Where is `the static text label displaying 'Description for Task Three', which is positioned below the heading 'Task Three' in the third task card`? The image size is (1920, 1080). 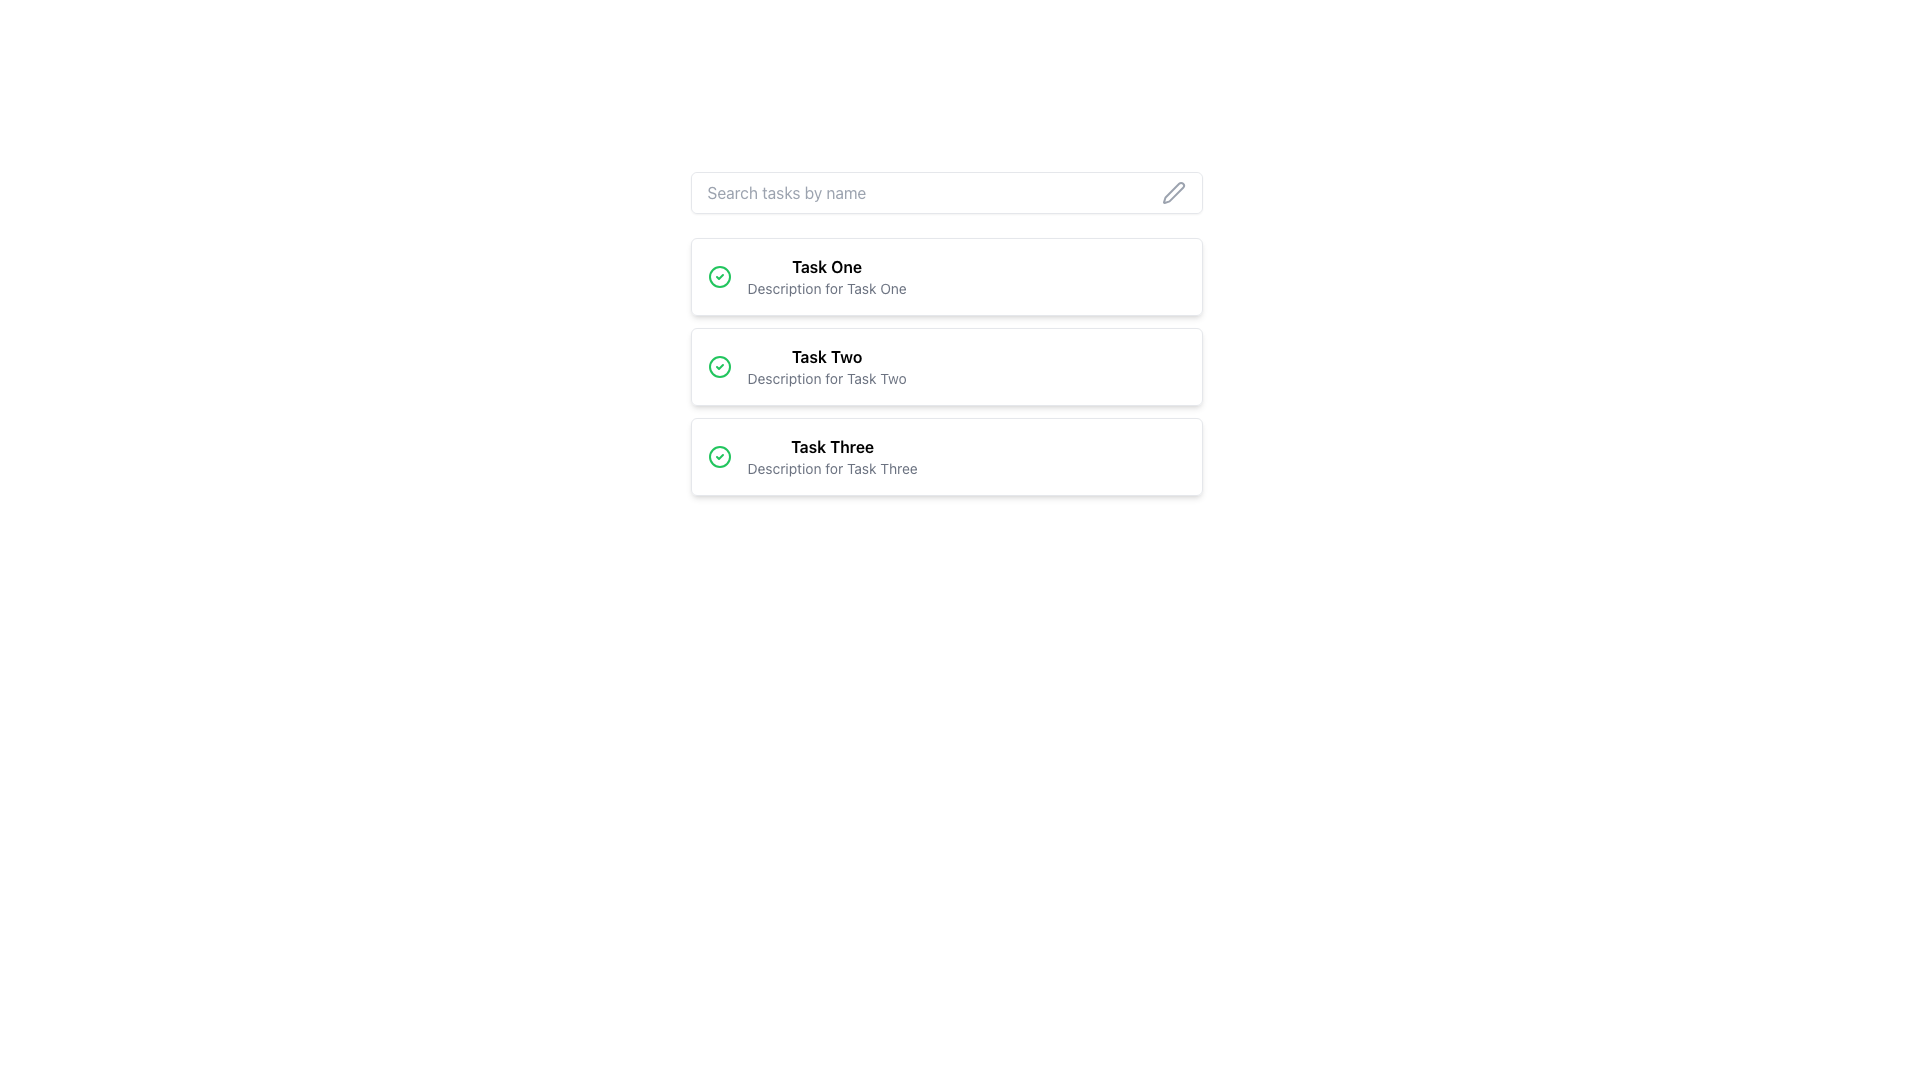
the static text label displaying 'Description for Task Three', which is positioned below the heading 'Task Three' in the third task card is located at coordinates (832, 469).